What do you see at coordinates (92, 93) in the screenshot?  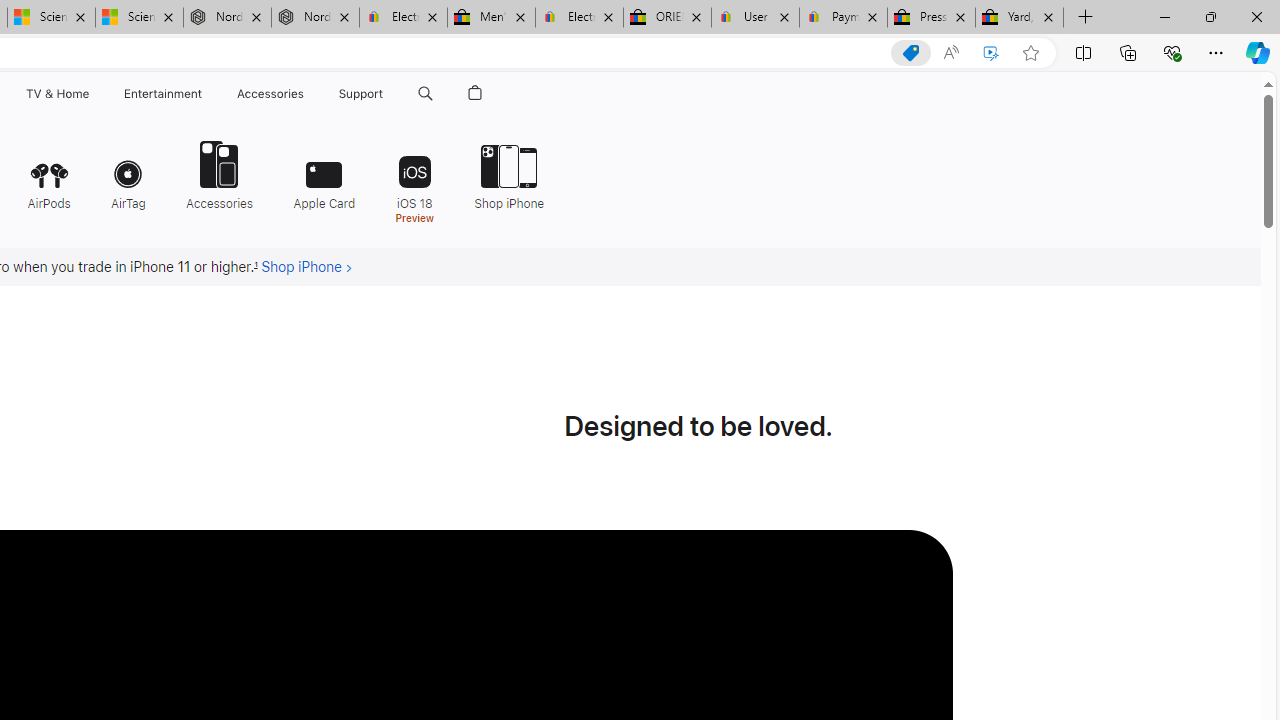 I see `'TV and Home menu'` at bounding box center [92, 93].